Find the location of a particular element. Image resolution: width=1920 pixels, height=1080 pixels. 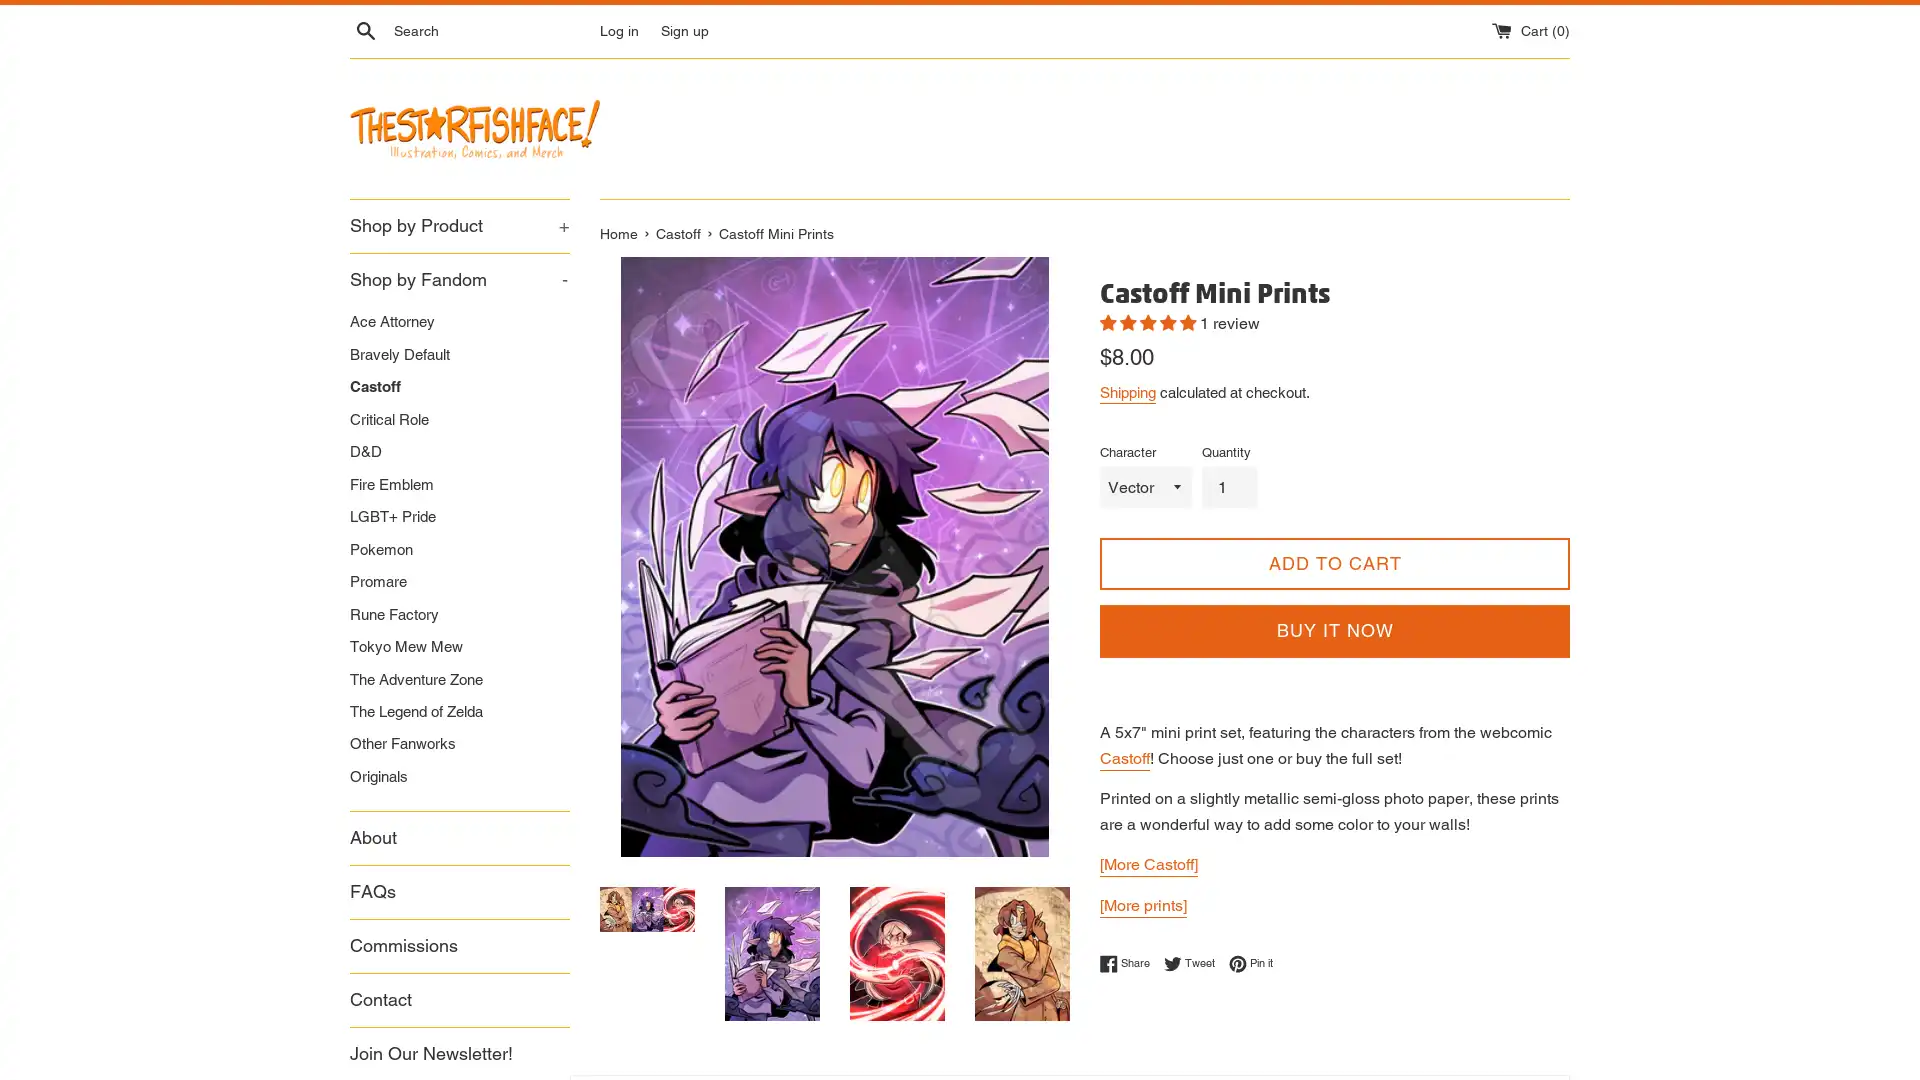

ADD TO CART is located at coordinates (1334, 563).